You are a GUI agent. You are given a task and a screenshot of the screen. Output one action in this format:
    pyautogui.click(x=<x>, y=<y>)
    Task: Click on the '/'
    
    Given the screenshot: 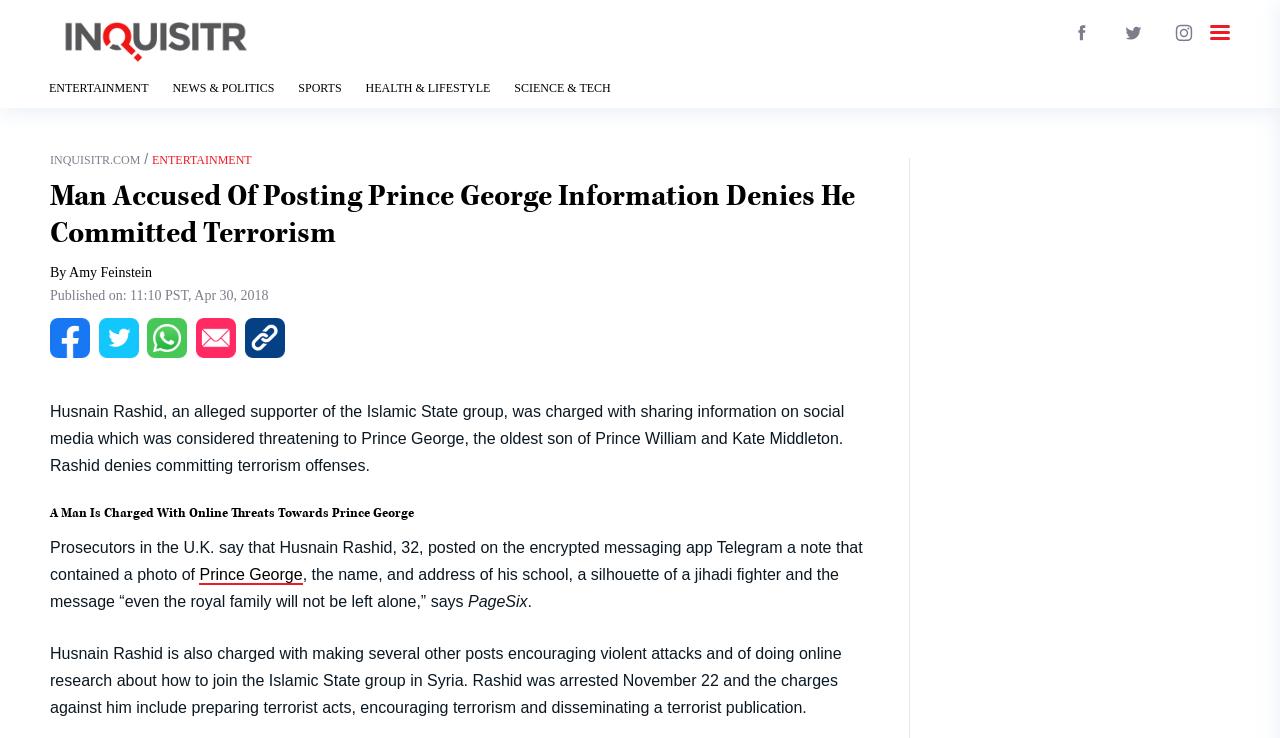 What is the action you would take?
    pyautogui.click(x=139, y=157)
    